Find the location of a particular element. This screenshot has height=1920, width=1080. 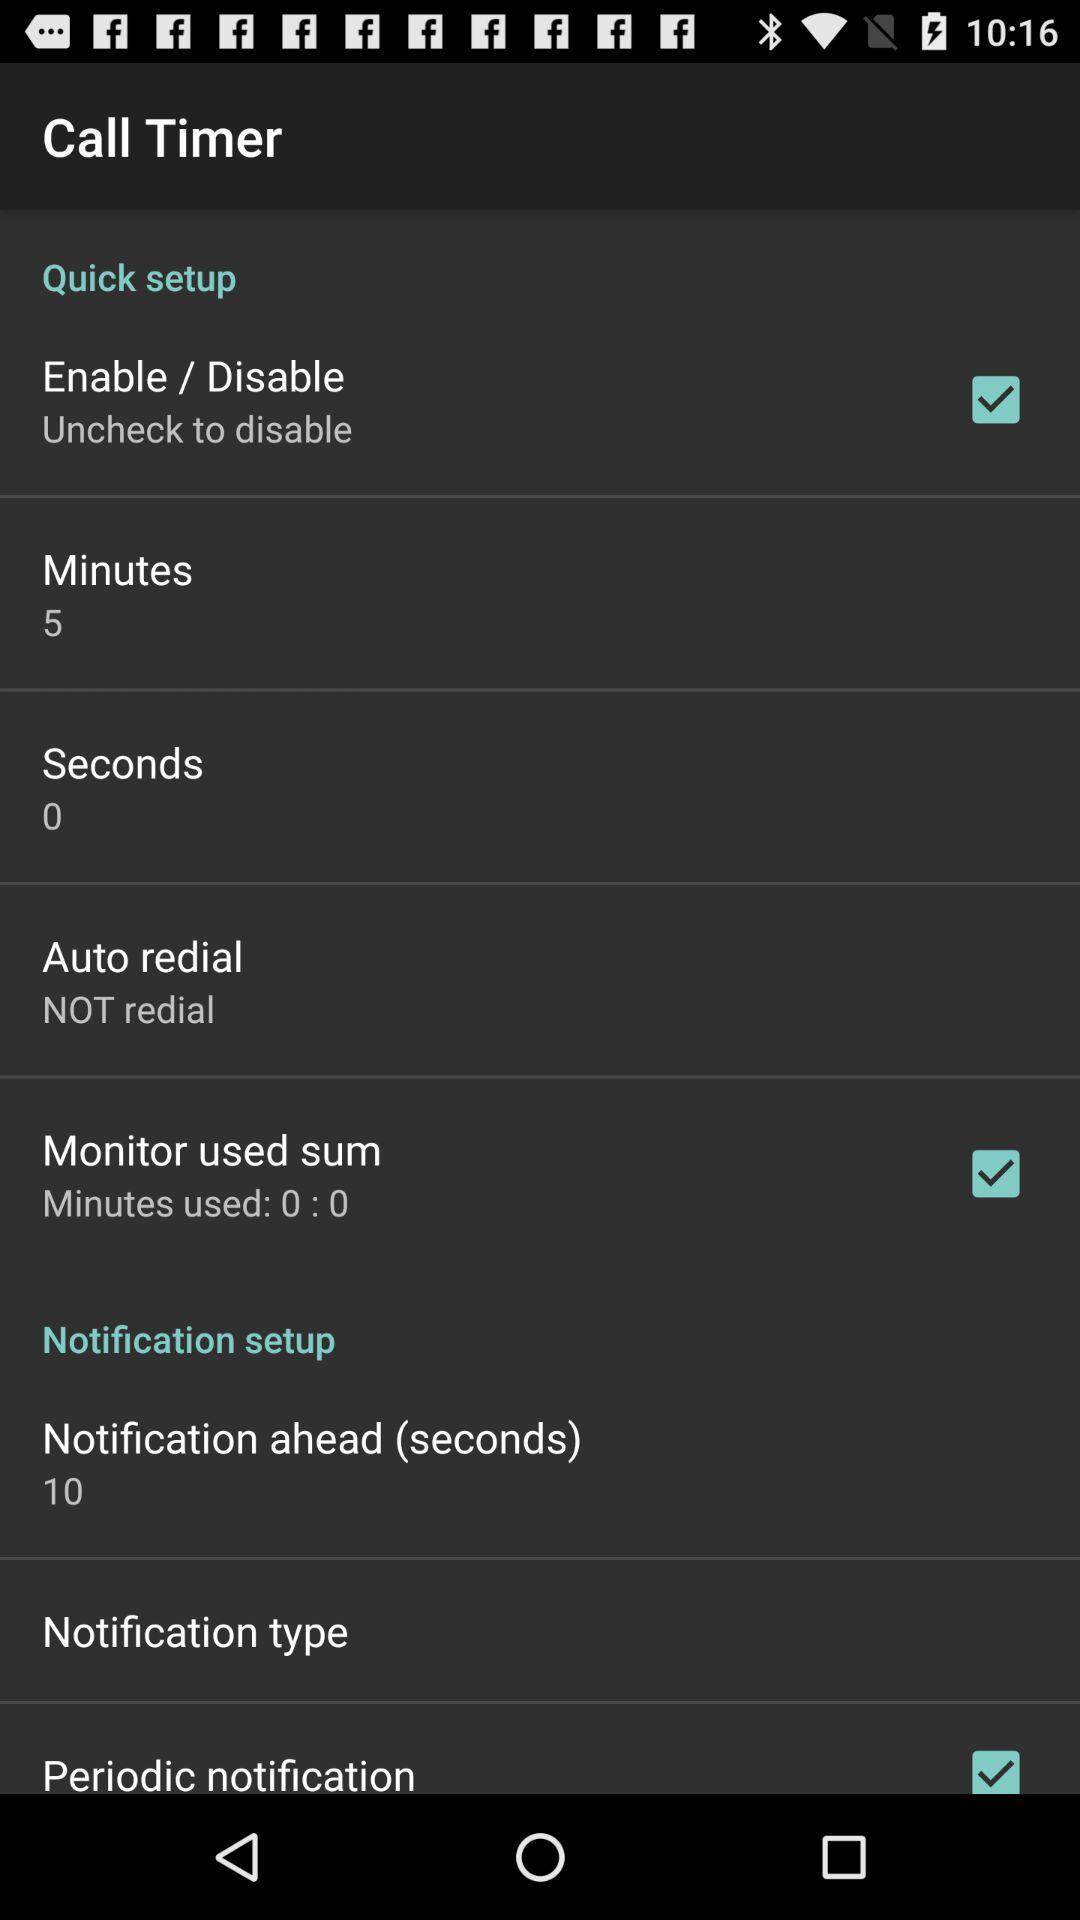

notification ahead (seconds) is located at coordinates (312, 1435).